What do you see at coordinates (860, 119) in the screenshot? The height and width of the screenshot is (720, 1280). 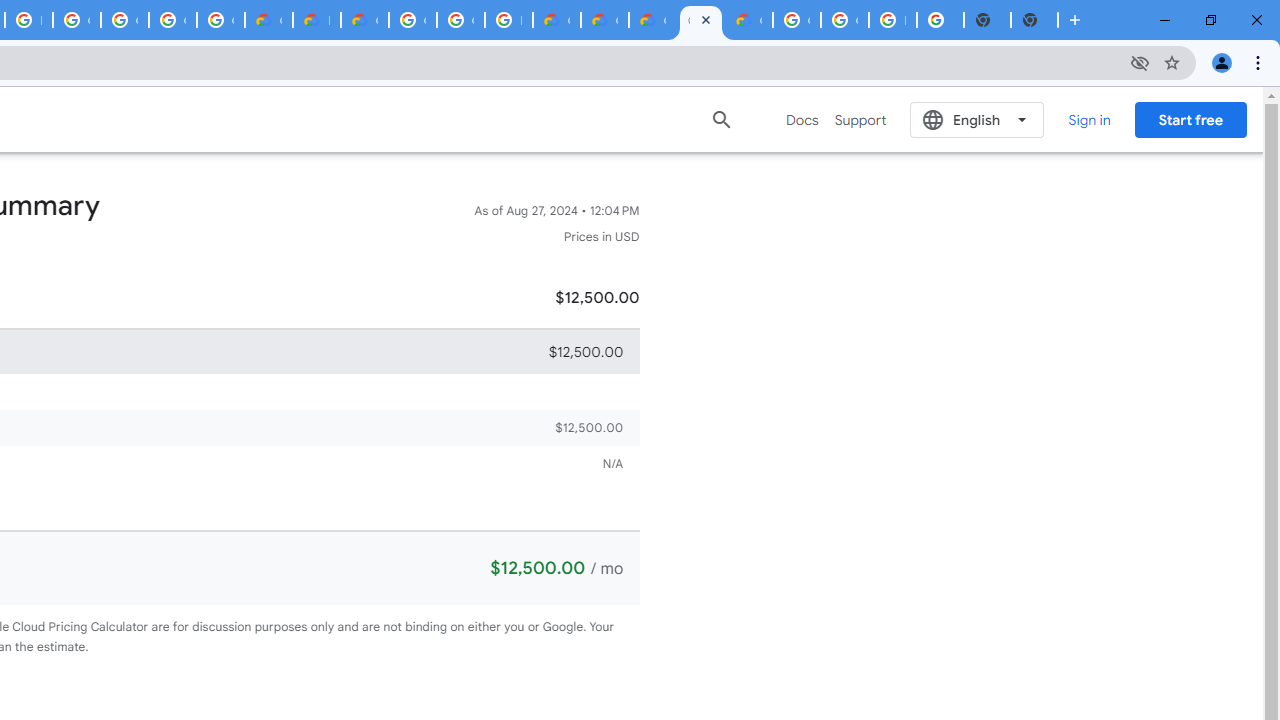 I see `'Support'` at bounding box center [860, 119].